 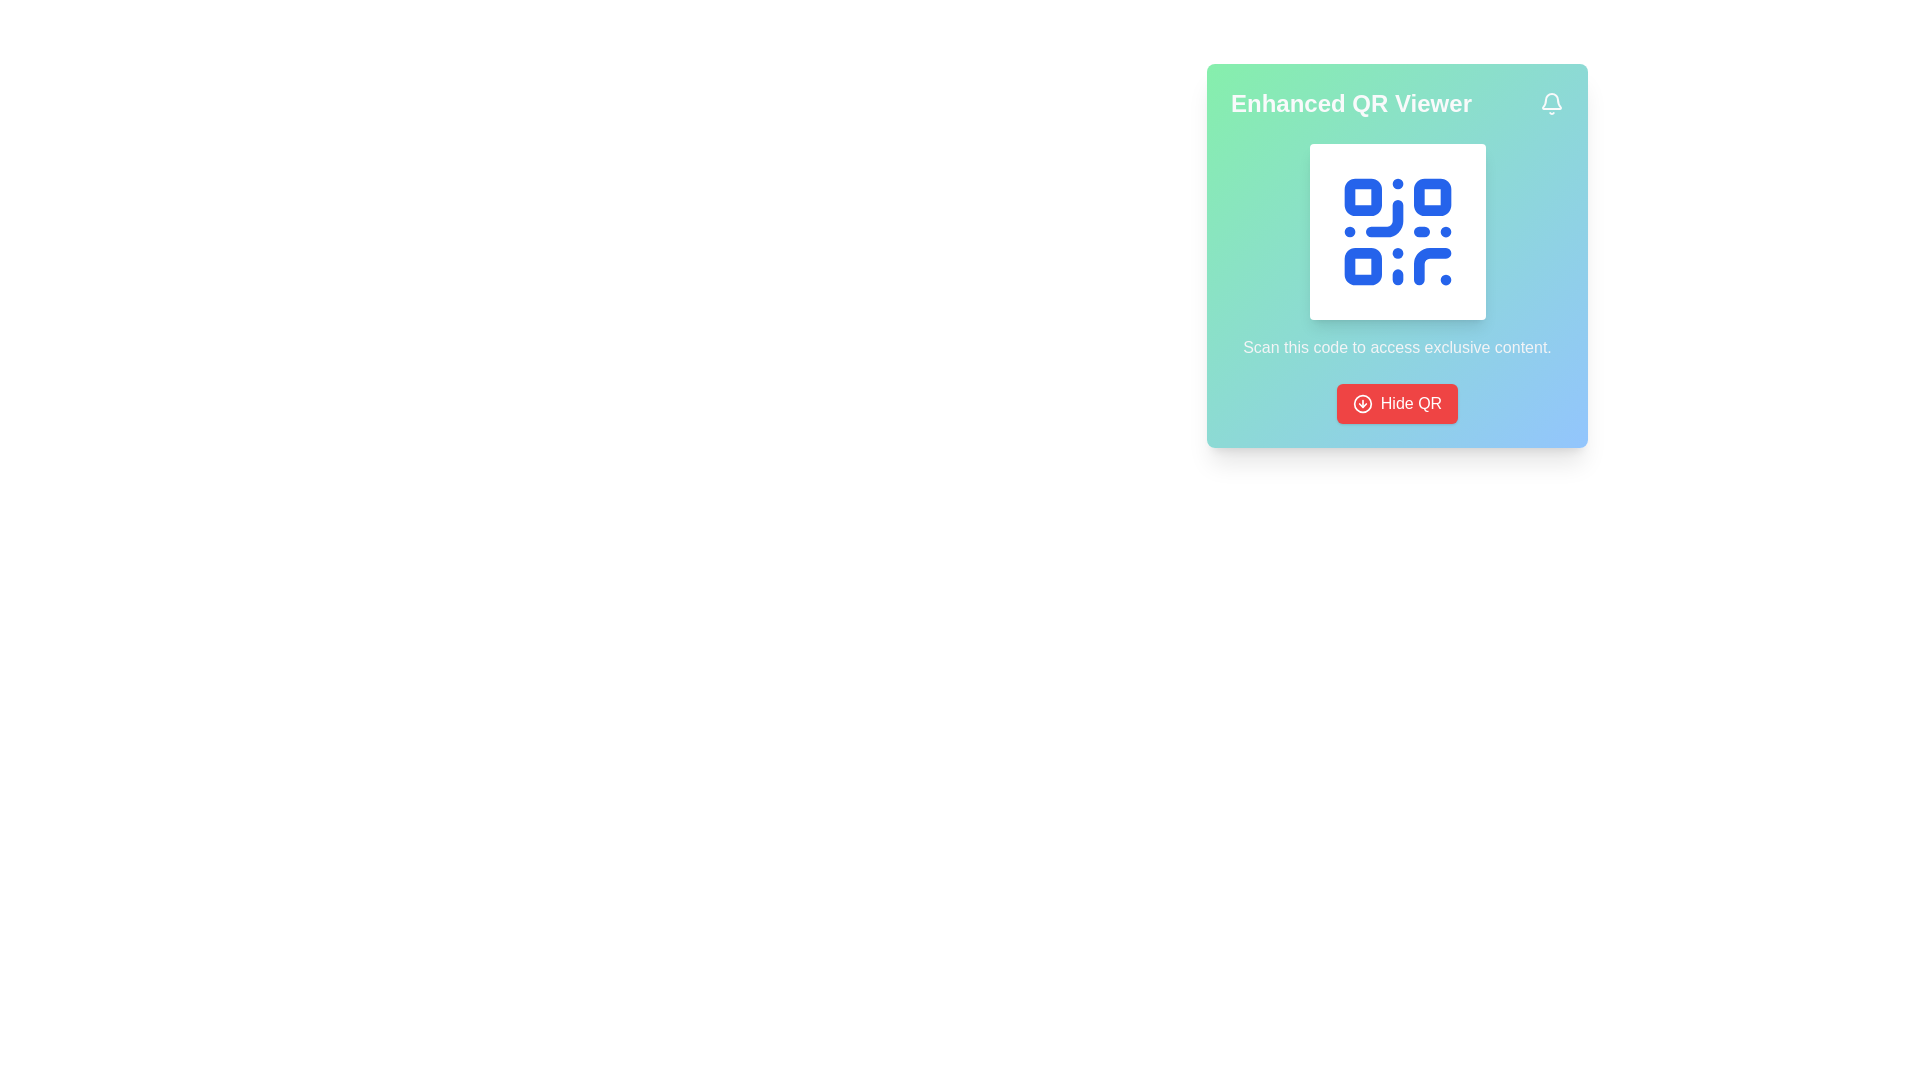 I want to click on the QR code square located at the top-left corner of the QR code grid, so click(x=1361, y=197).